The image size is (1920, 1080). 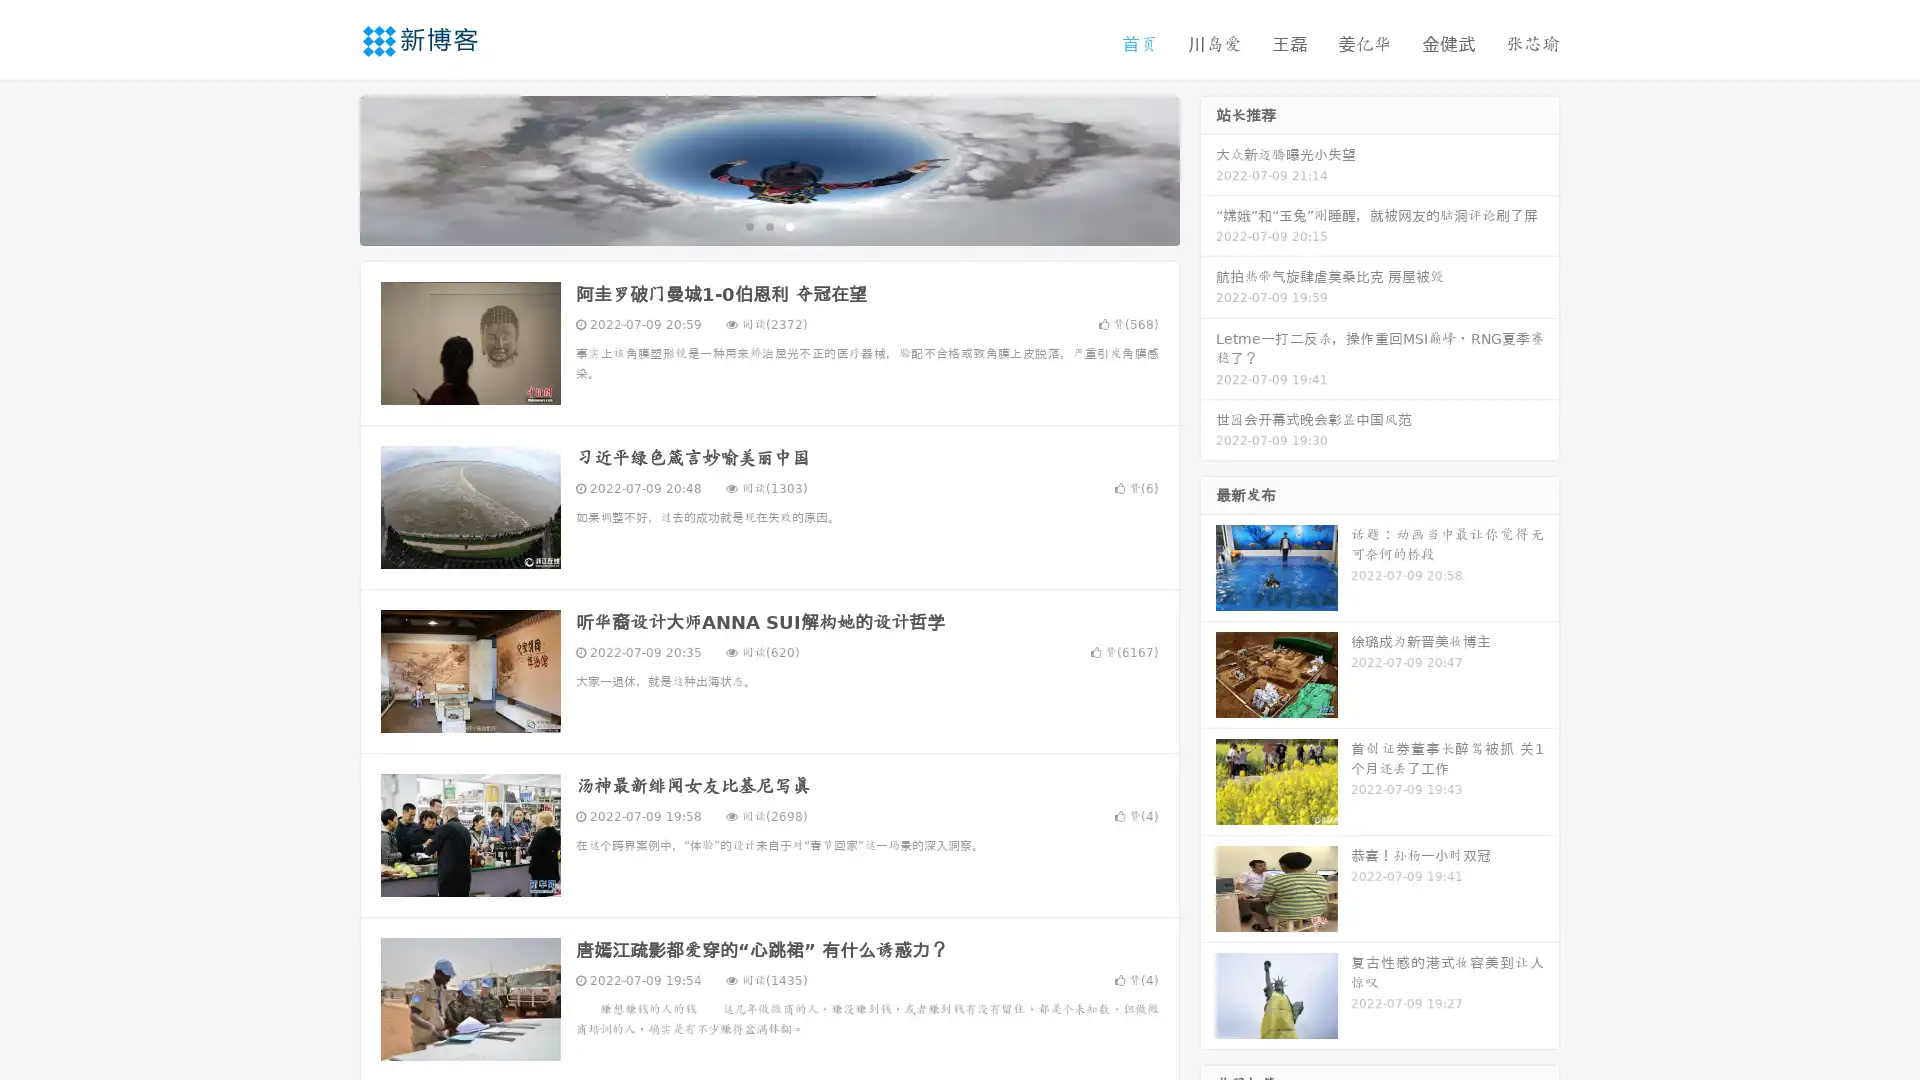 I want to click on Go to slide 3, so click(x=789, y=225).